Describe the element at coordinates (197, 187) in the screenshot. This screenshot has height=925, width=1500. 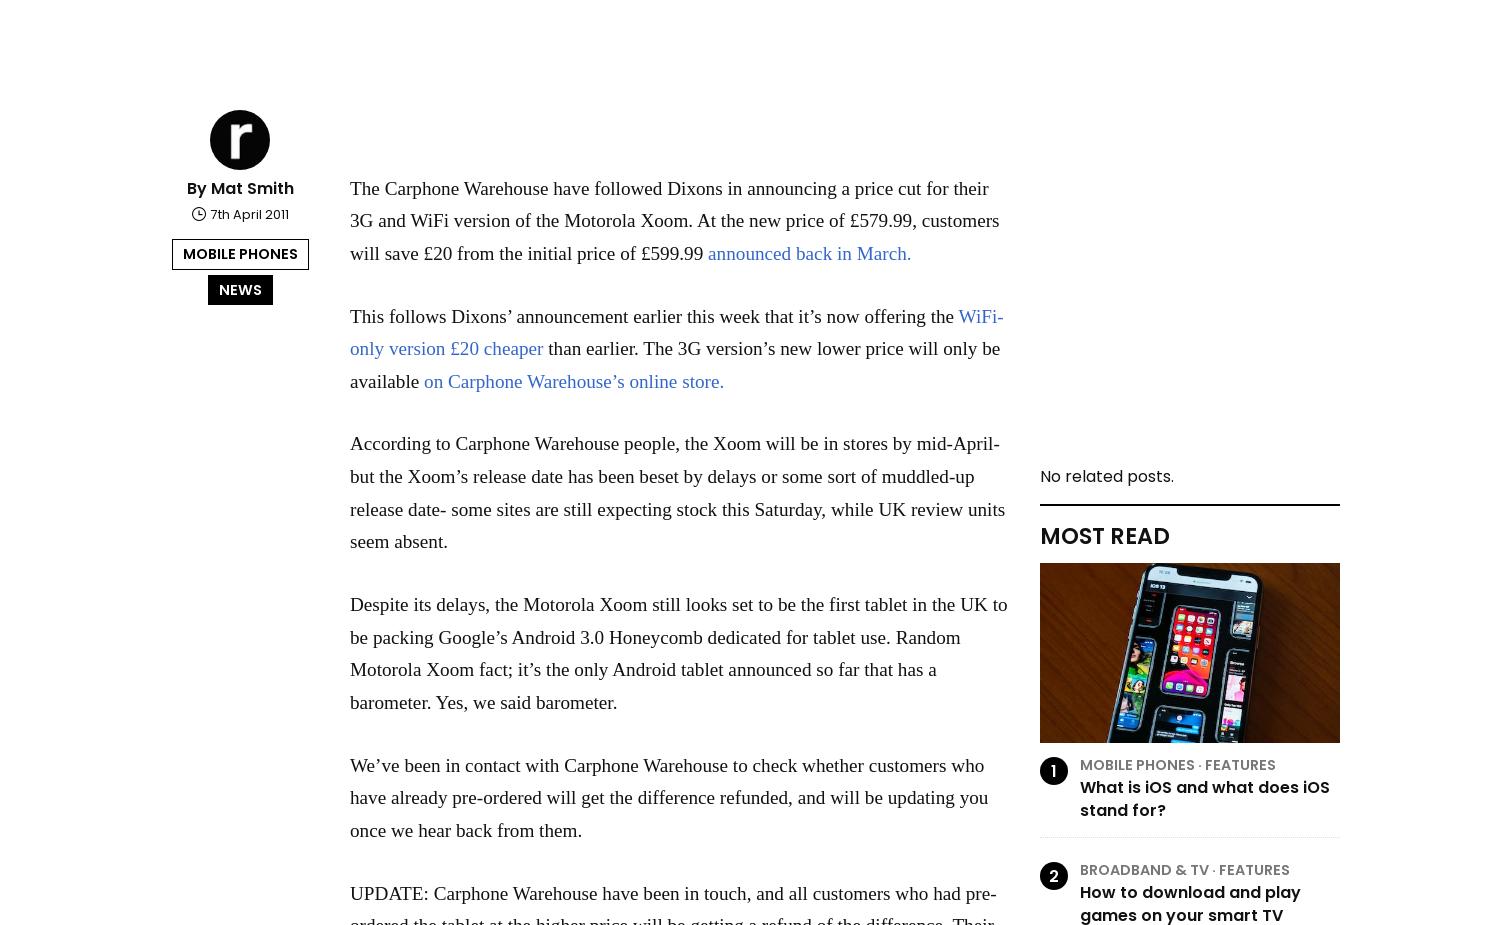
I see `'By'` at that location.